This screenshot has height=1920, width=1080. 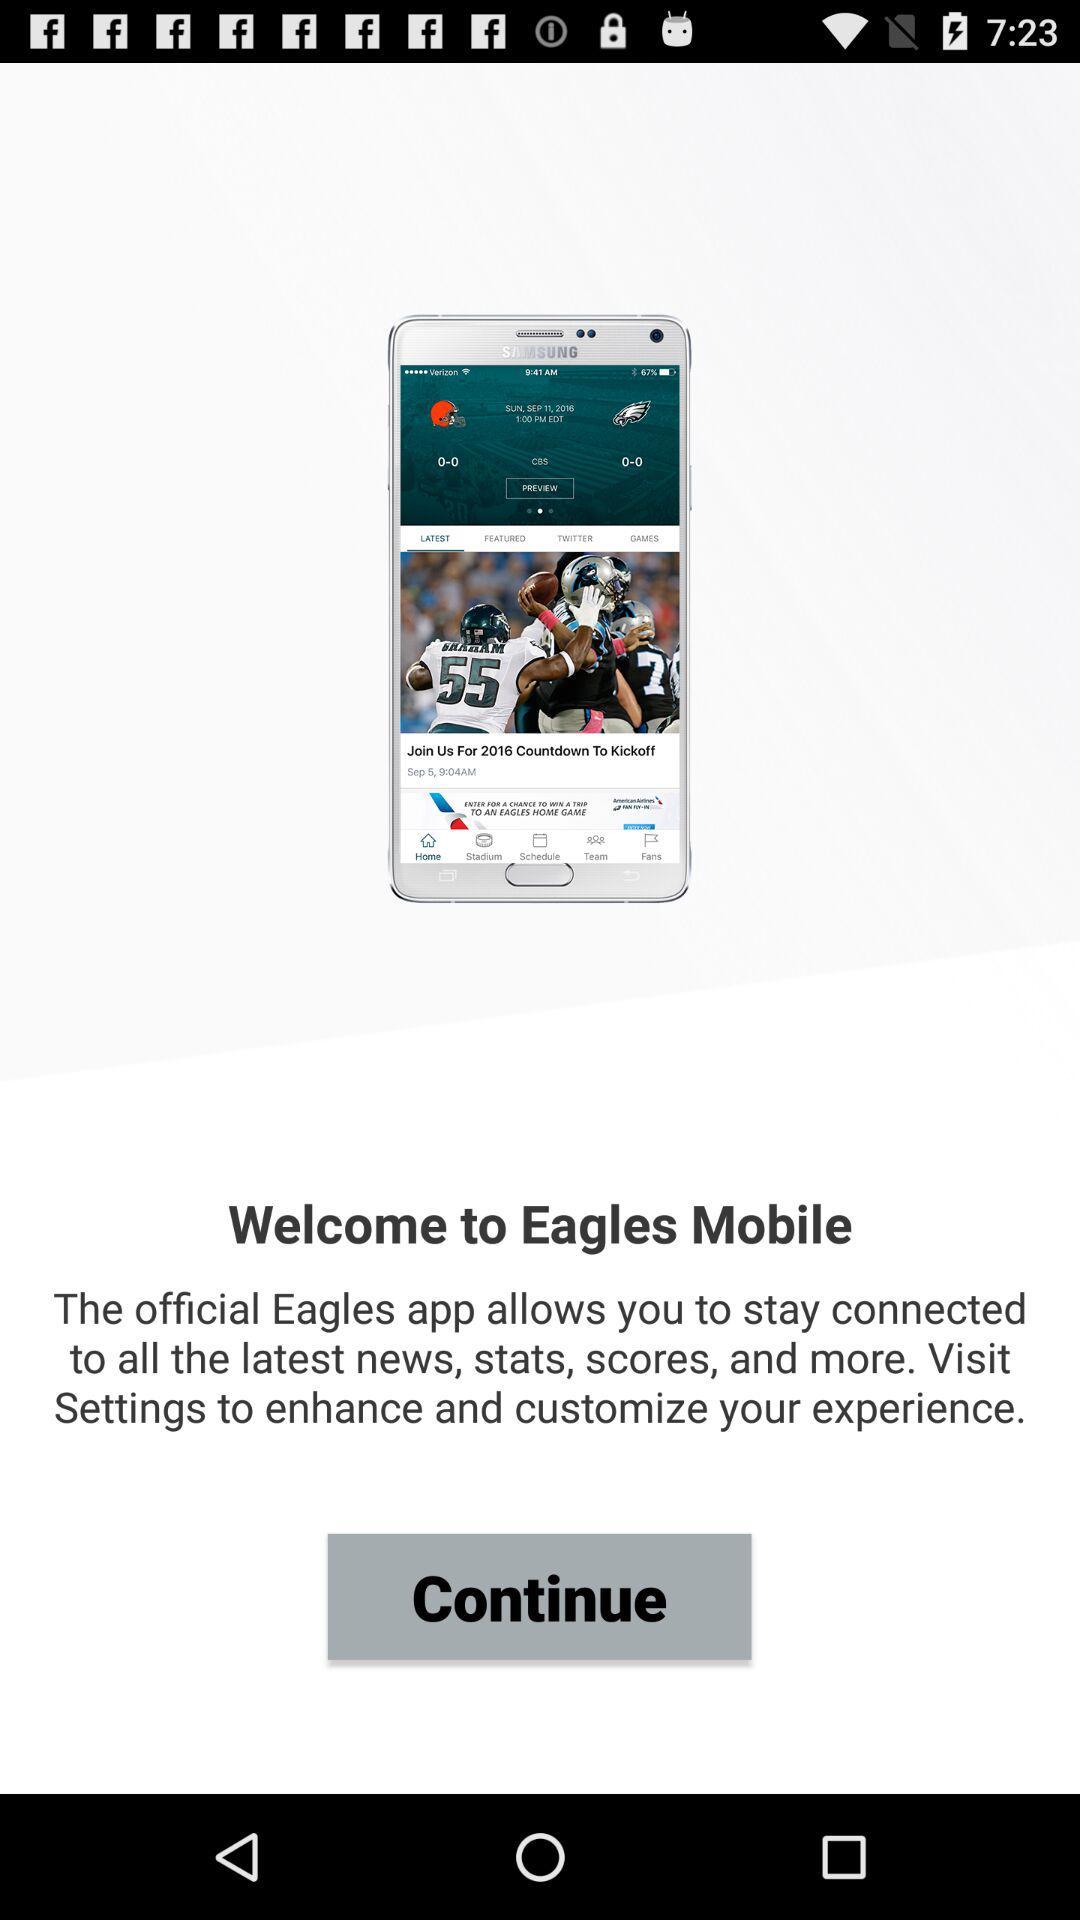 What do you see at coordinates (538, 1595) in the screenshot?
I see `the continue item` at bounding box center [538, 1595].